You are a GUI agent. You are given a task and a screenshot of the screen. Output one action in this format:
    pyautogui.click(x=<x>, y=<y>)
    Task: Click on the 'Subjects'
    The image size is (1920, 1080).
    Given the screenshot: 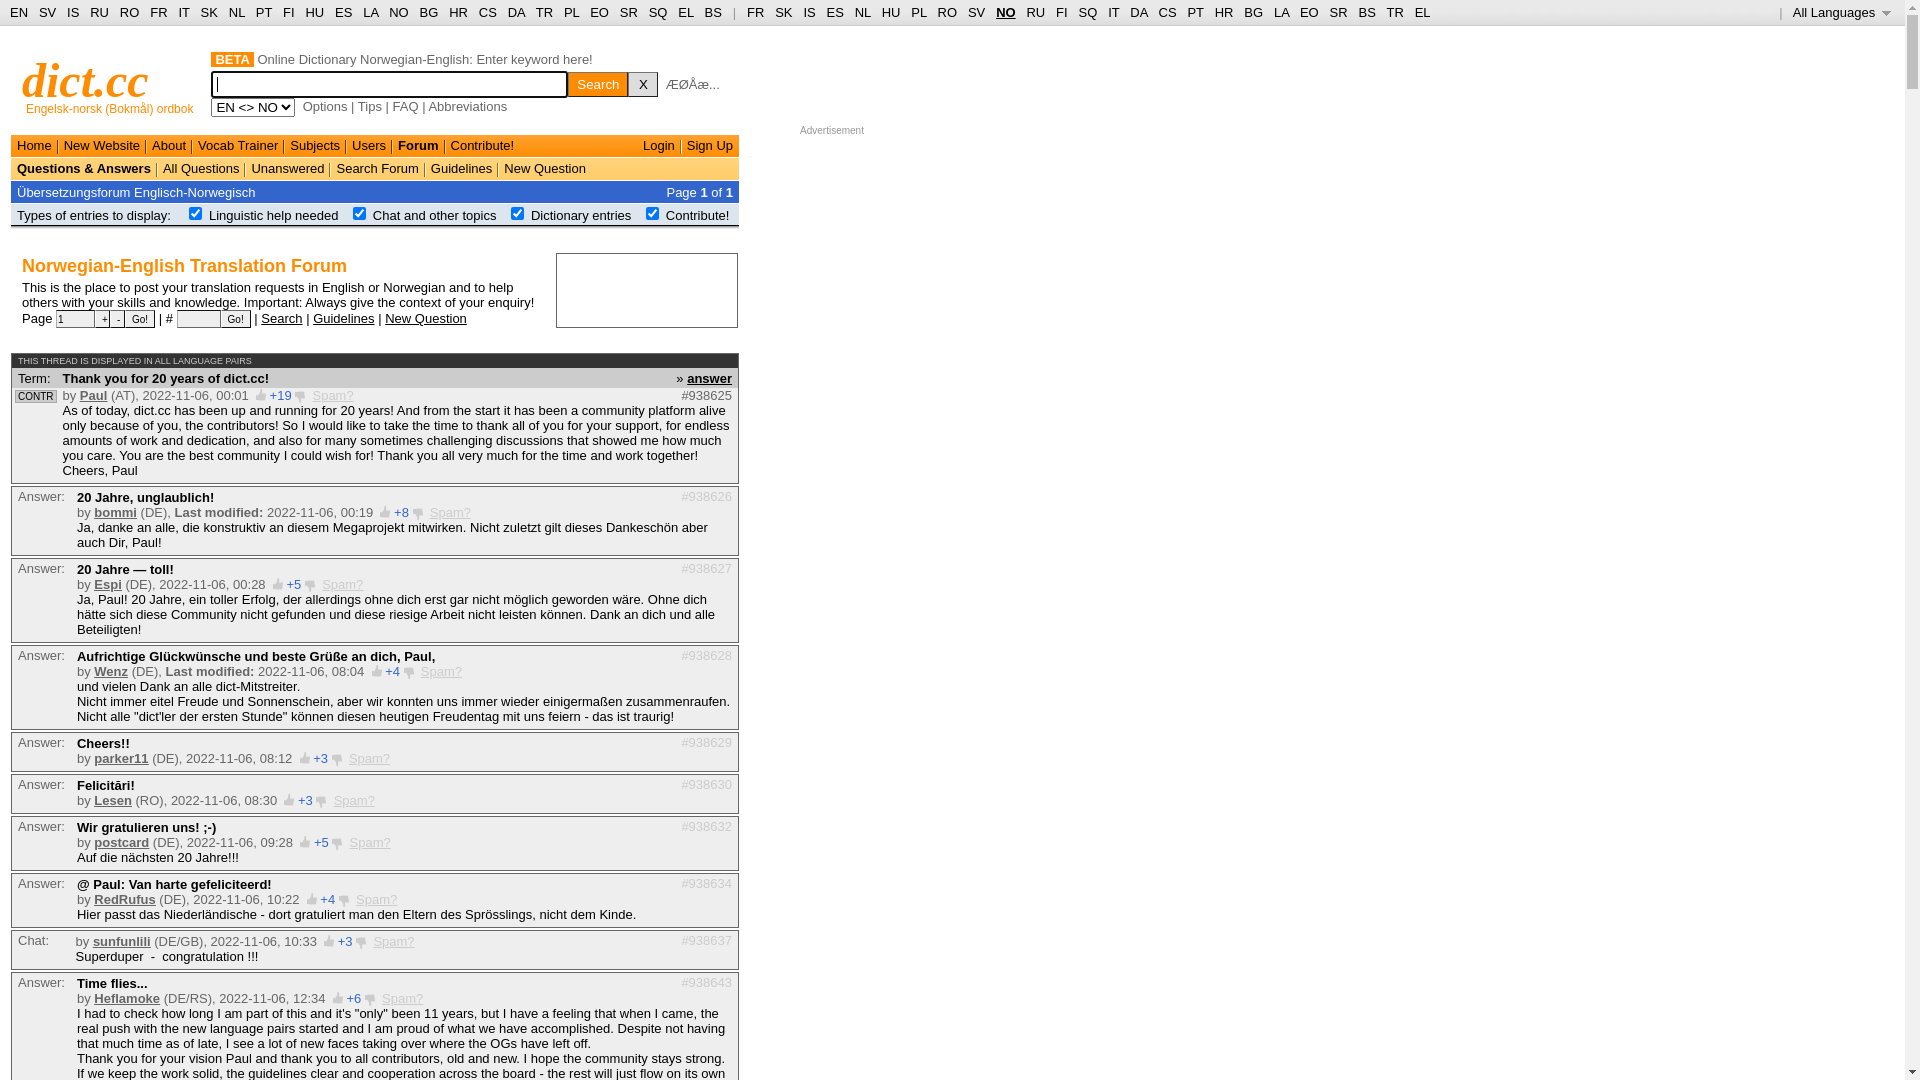 What is the action you would take?
    pyautogui.click(x=314, y=144)
    